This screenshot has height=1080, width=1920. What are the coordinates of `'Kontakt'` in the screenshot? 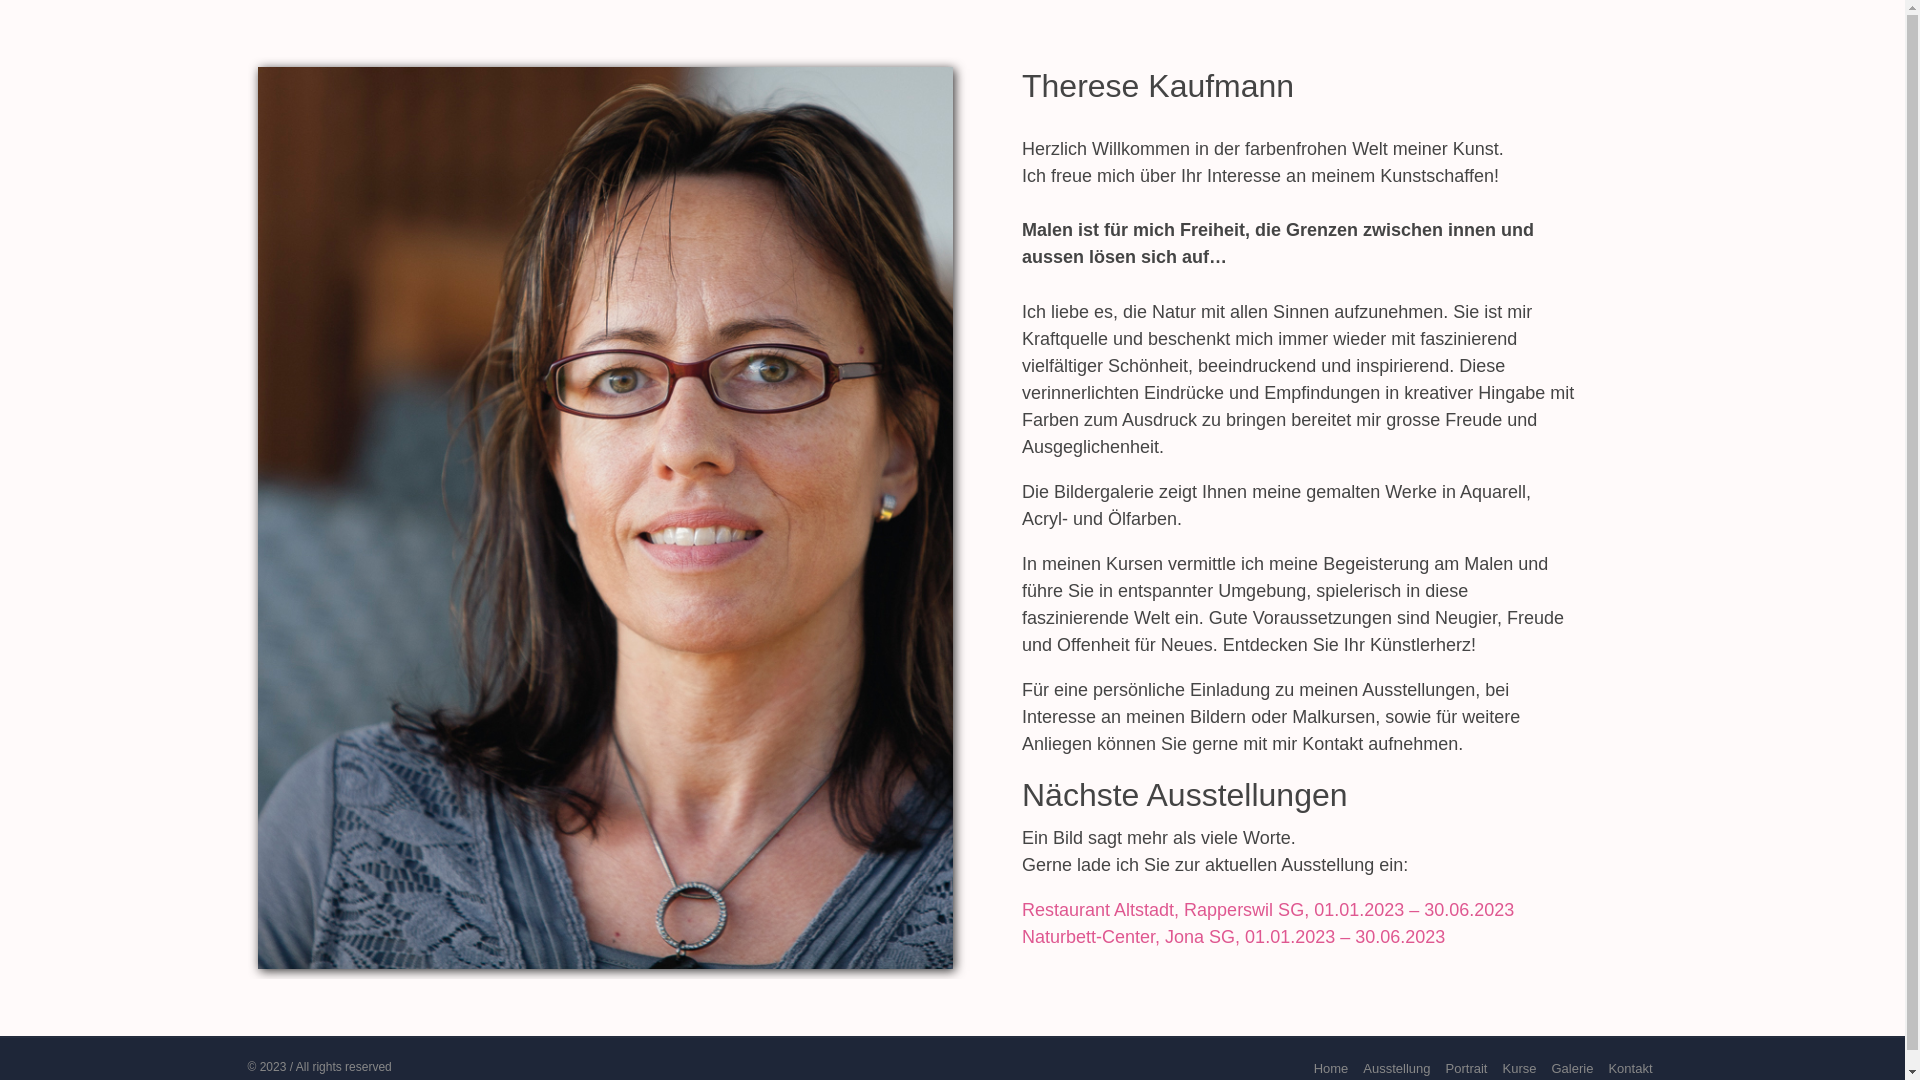 It's located at (1630, 1067).